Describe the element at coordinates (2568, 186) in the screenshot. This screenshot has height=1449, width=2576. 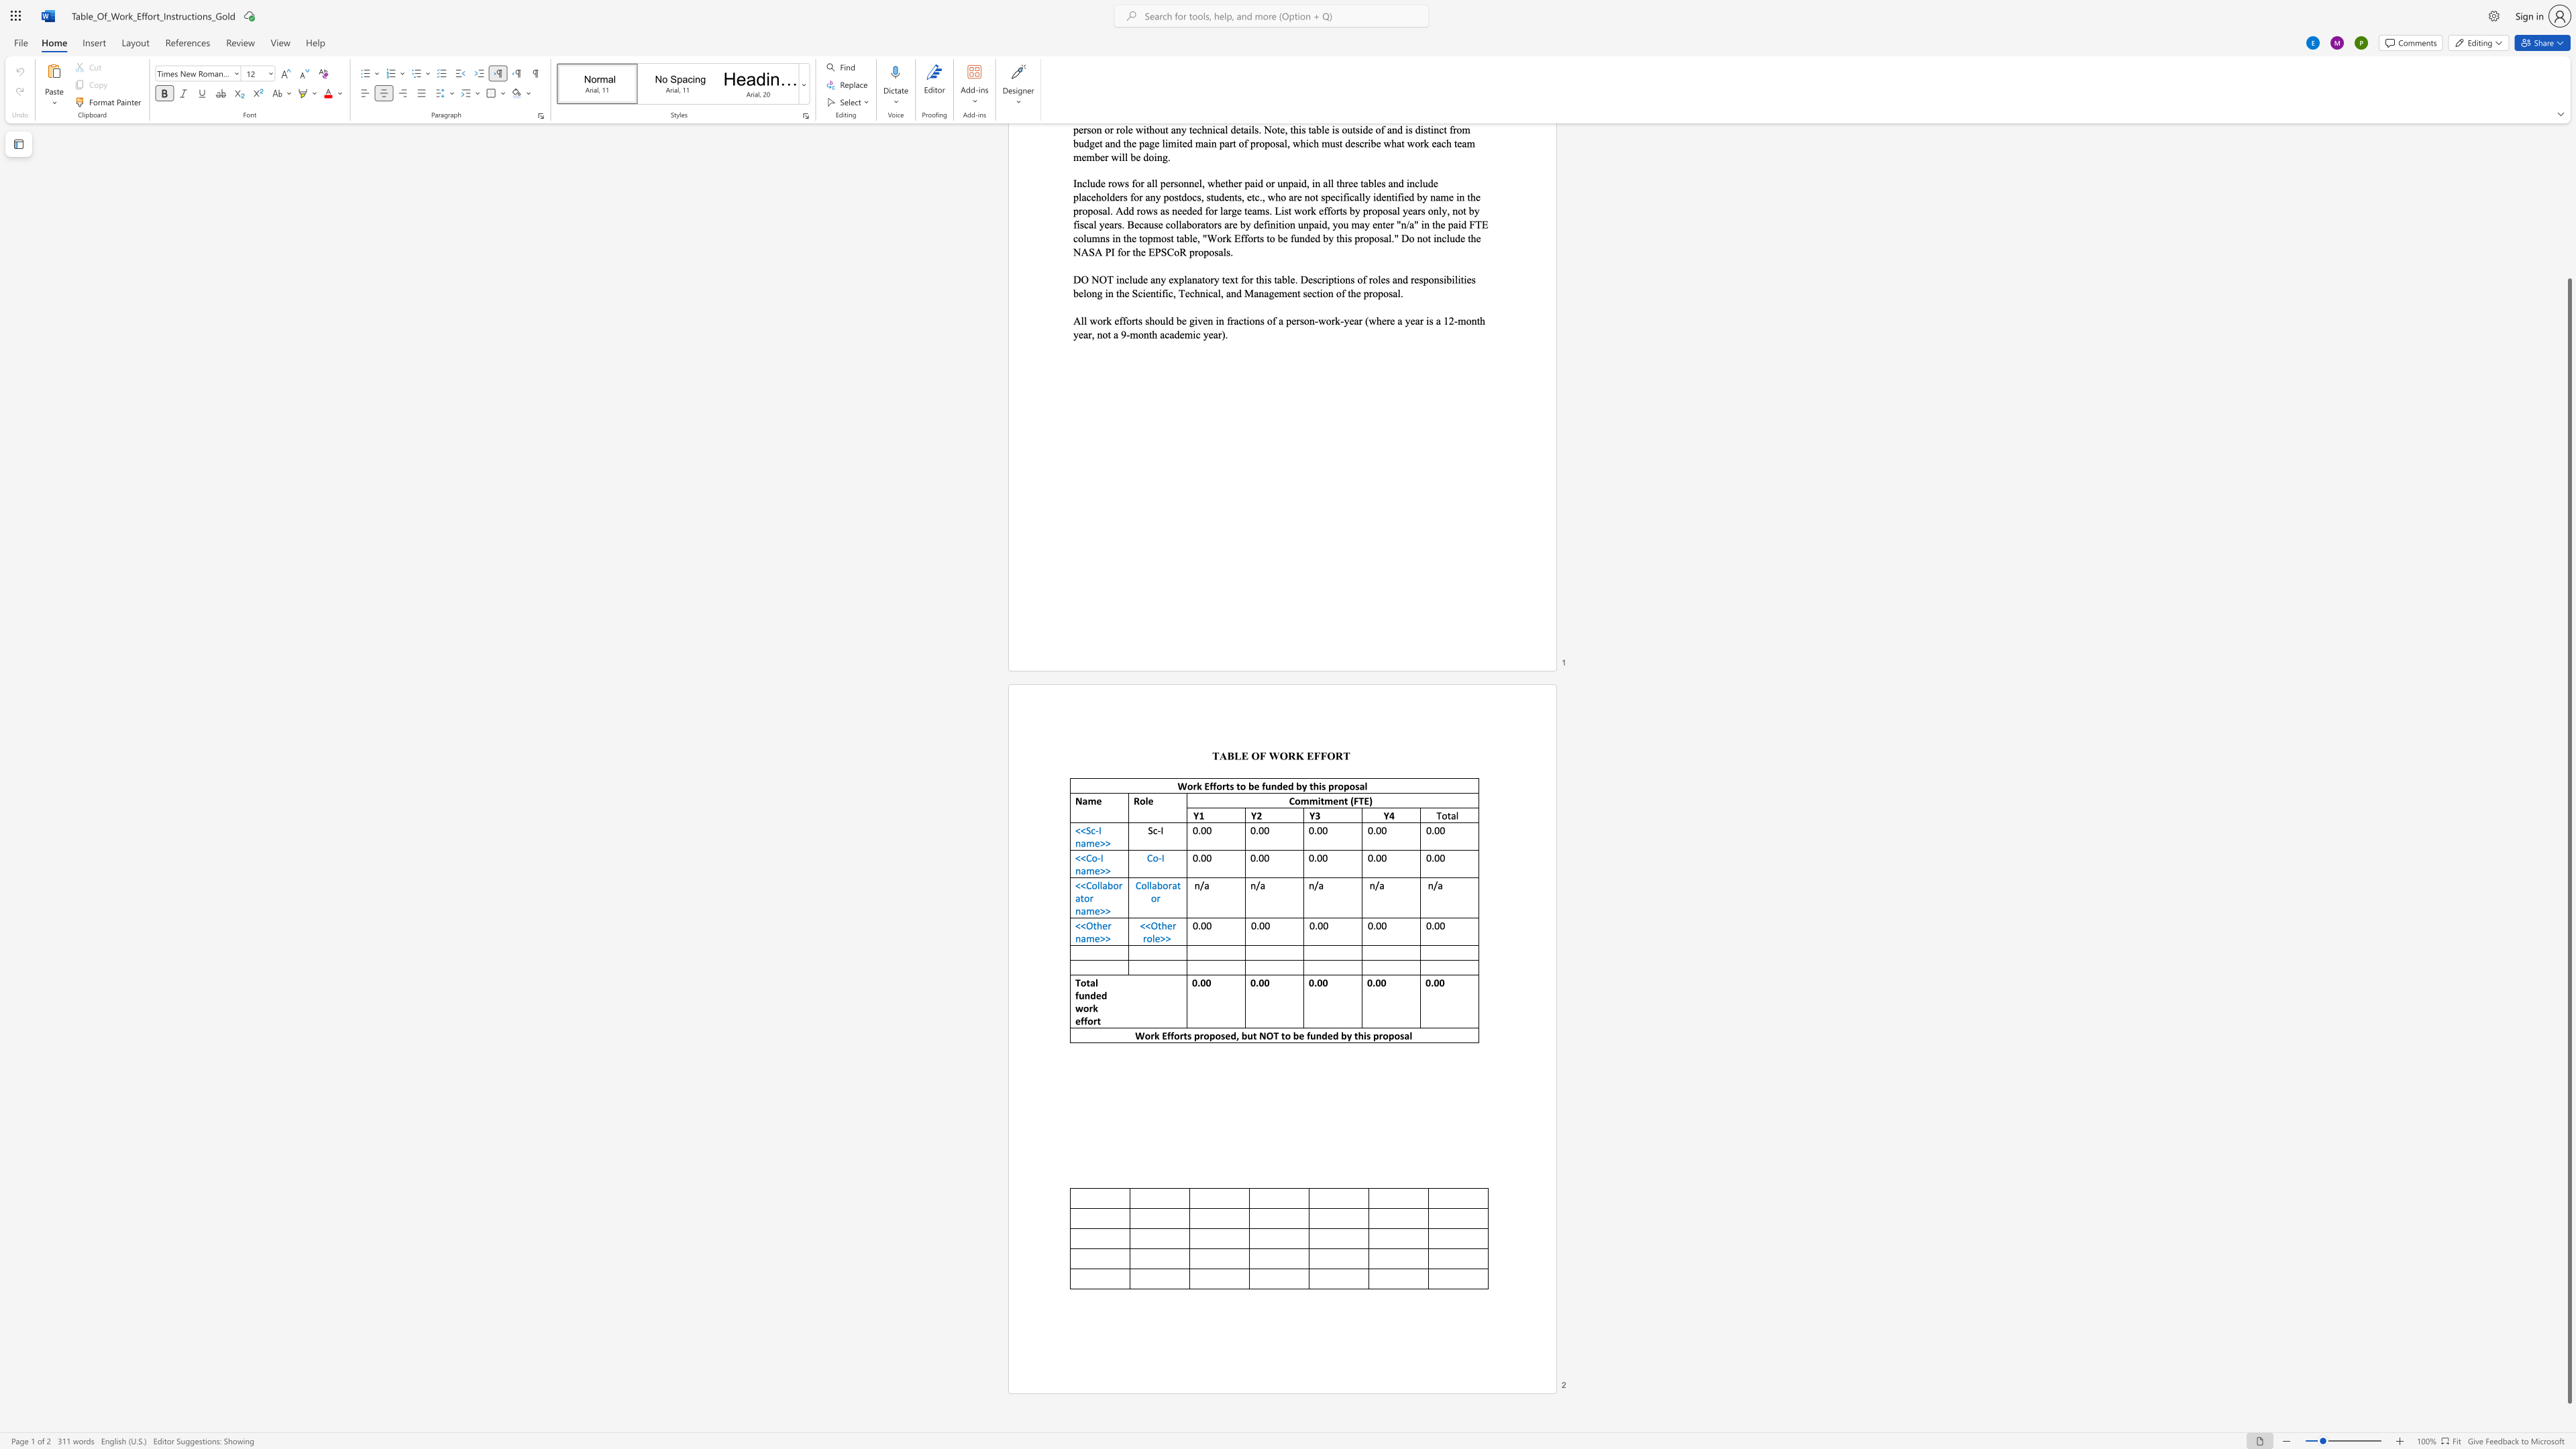
I see `the scrollbar on the right to shift the page higher` at that location.